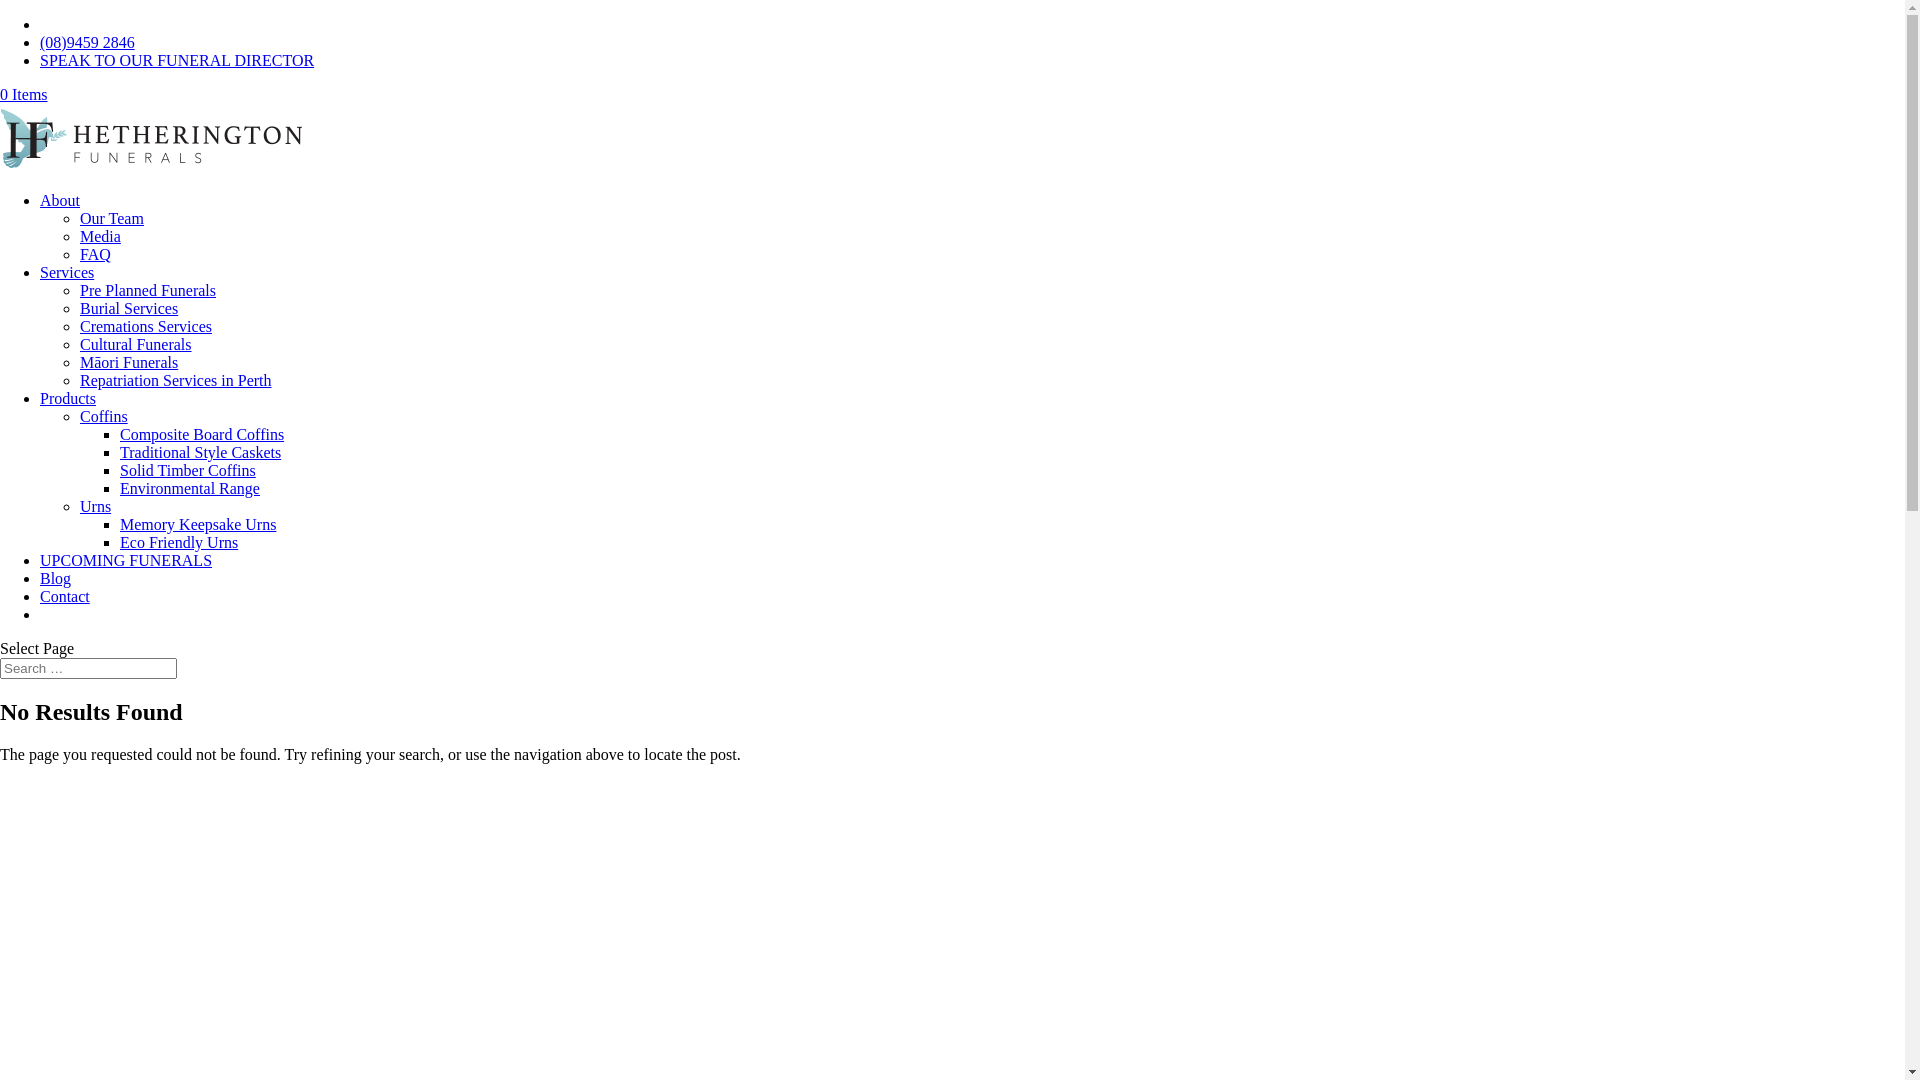 This screenshot has height=1080, width=1920. I want to click on 'FAQ', so click(94, 253).